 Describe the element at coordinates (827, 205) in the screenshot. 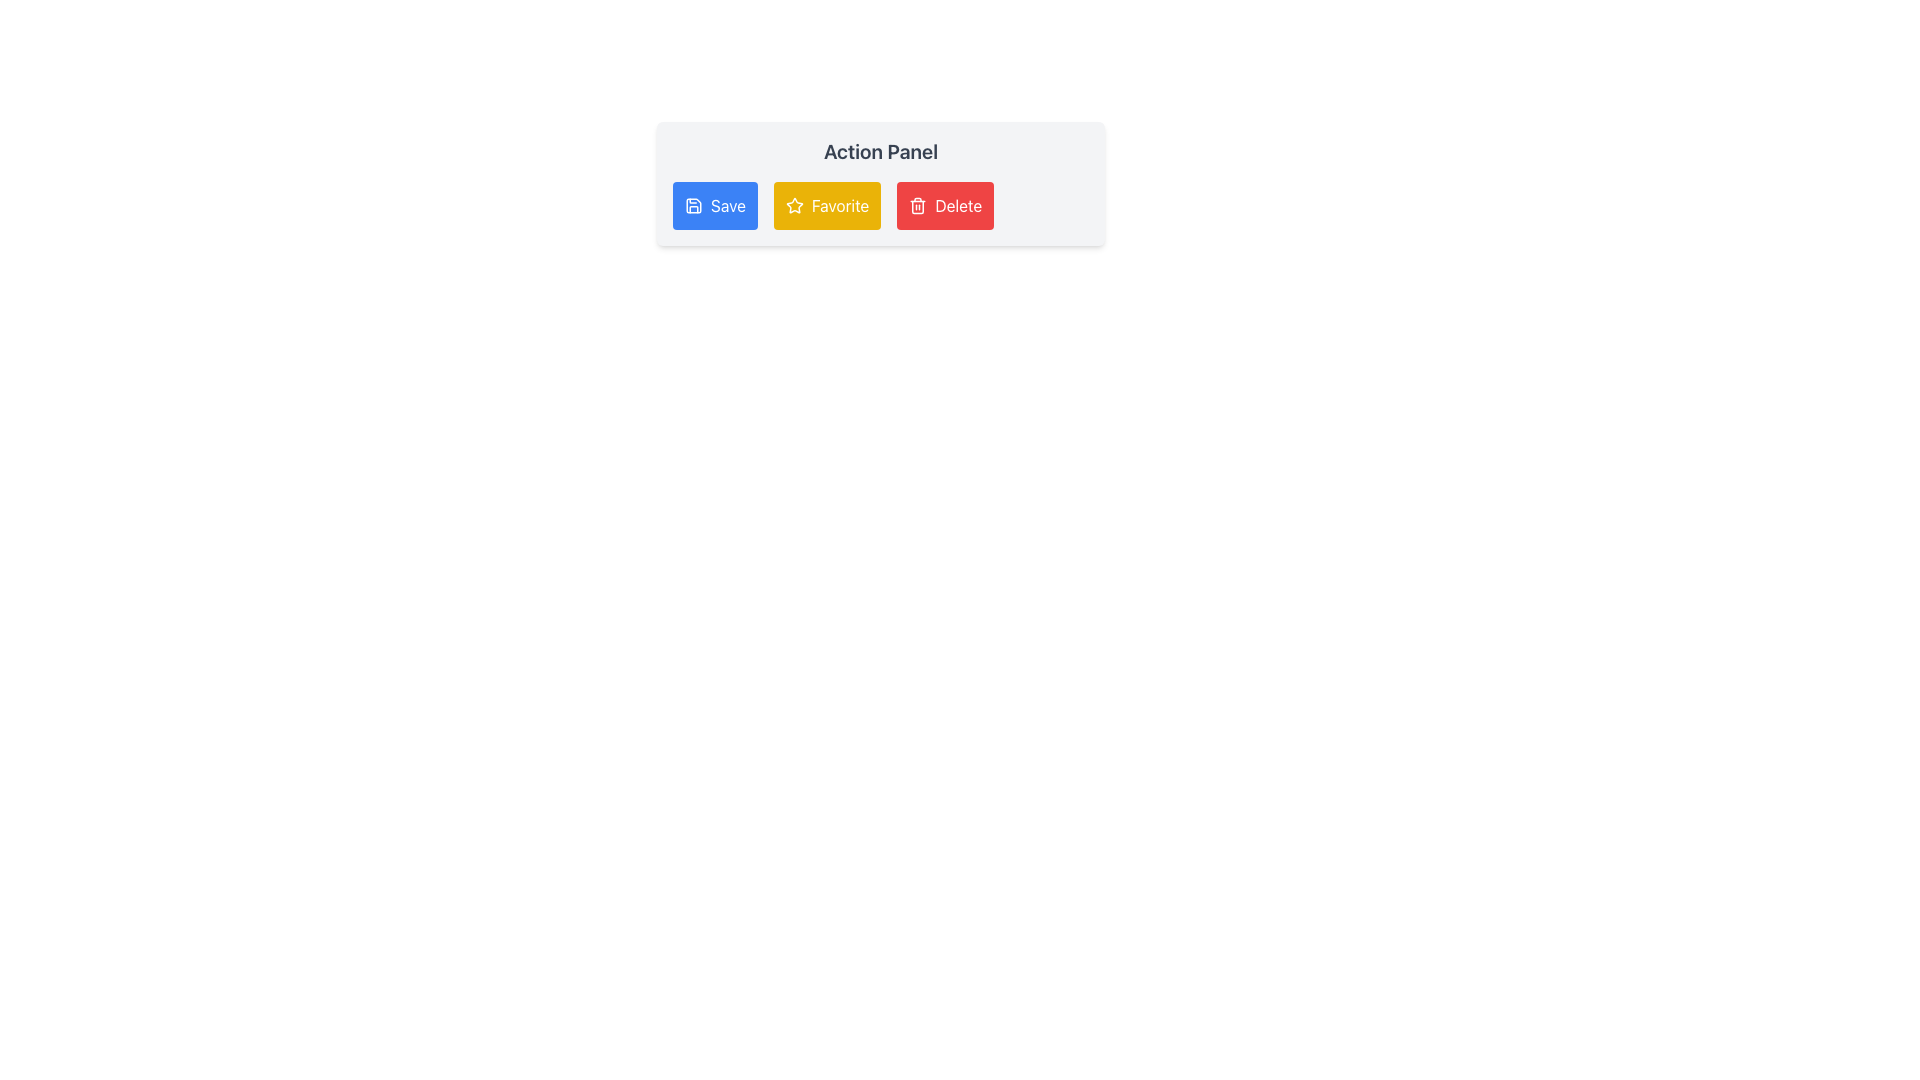

I see `the 'Favorite' button, which is a bright yellow rectangular button with white text and a star icon, located centrally in a group of three buttons at the top-center of the UI` at that location.